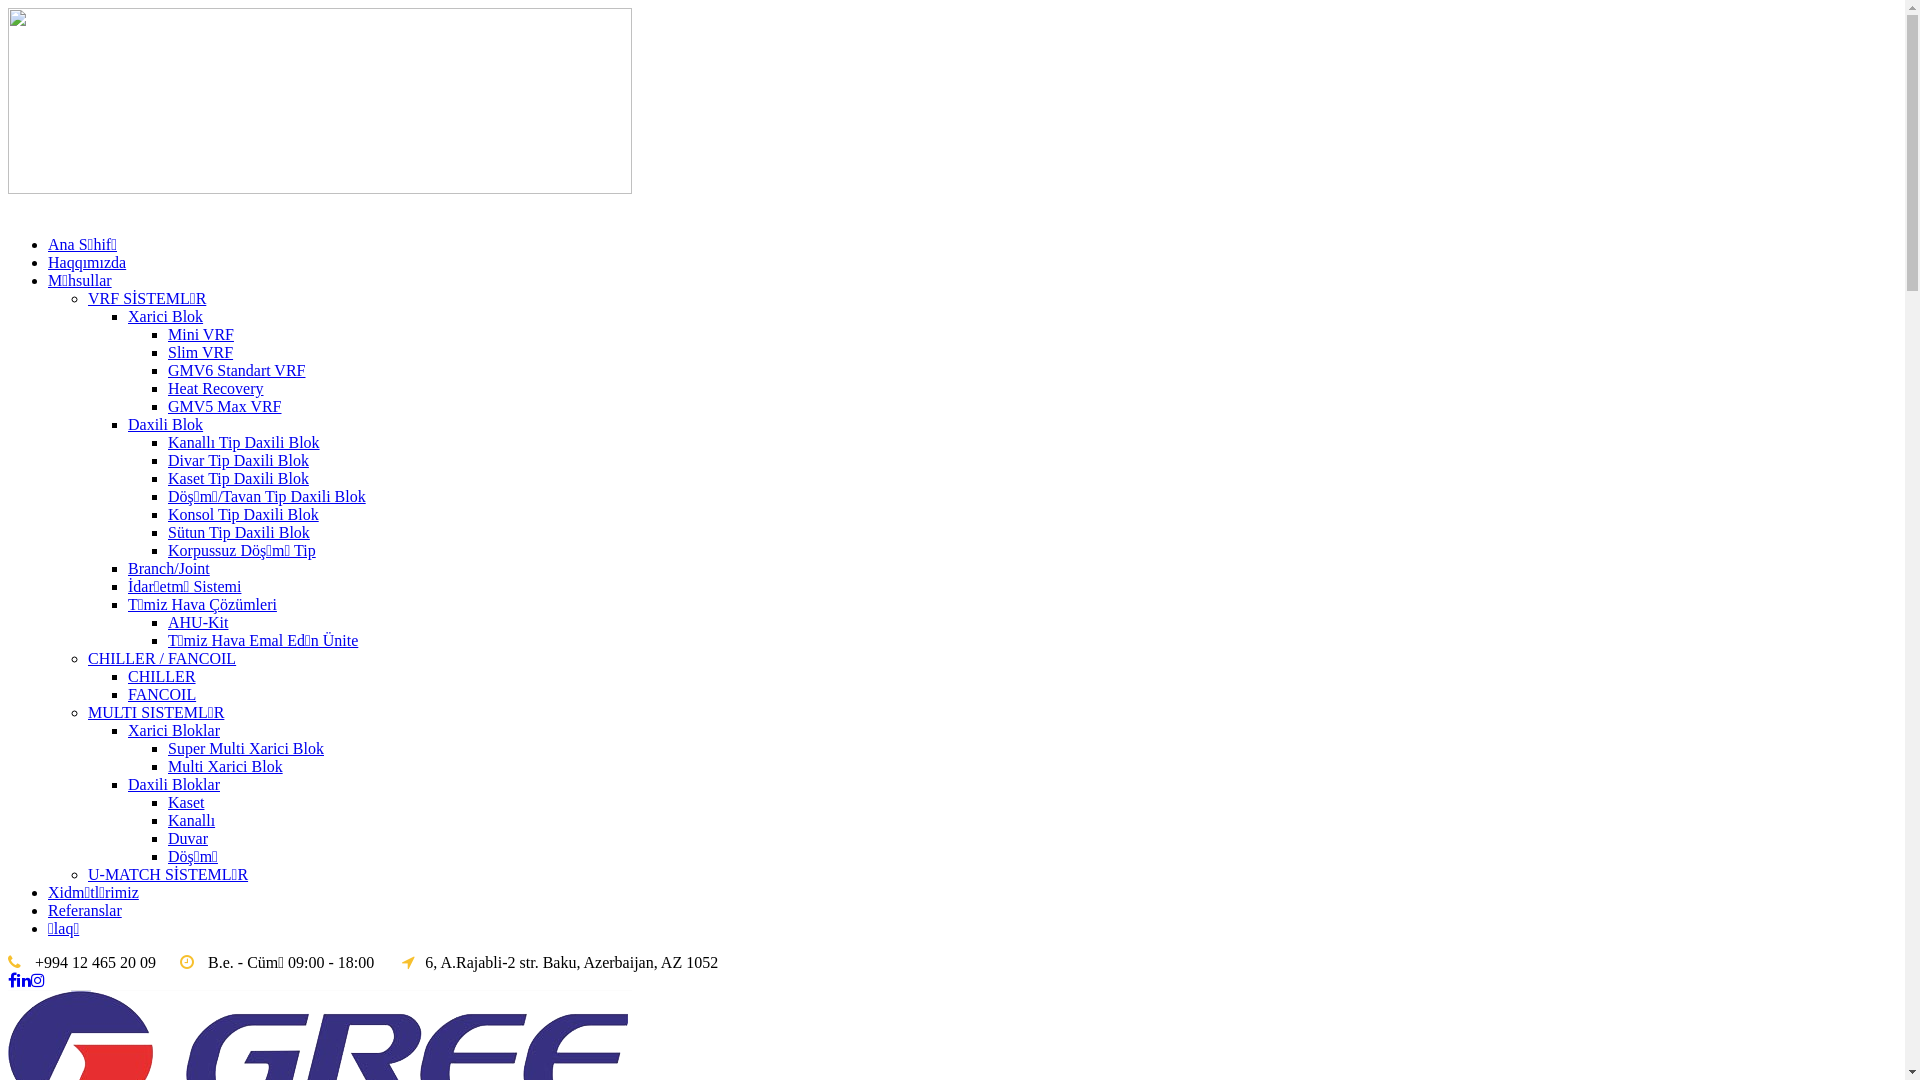 This screenshot has height=1080, width=1920. Describe the element at coordinates (242, 513) in the screenshot. I see `'Konsol Tip Daxili Blok'` at that location.